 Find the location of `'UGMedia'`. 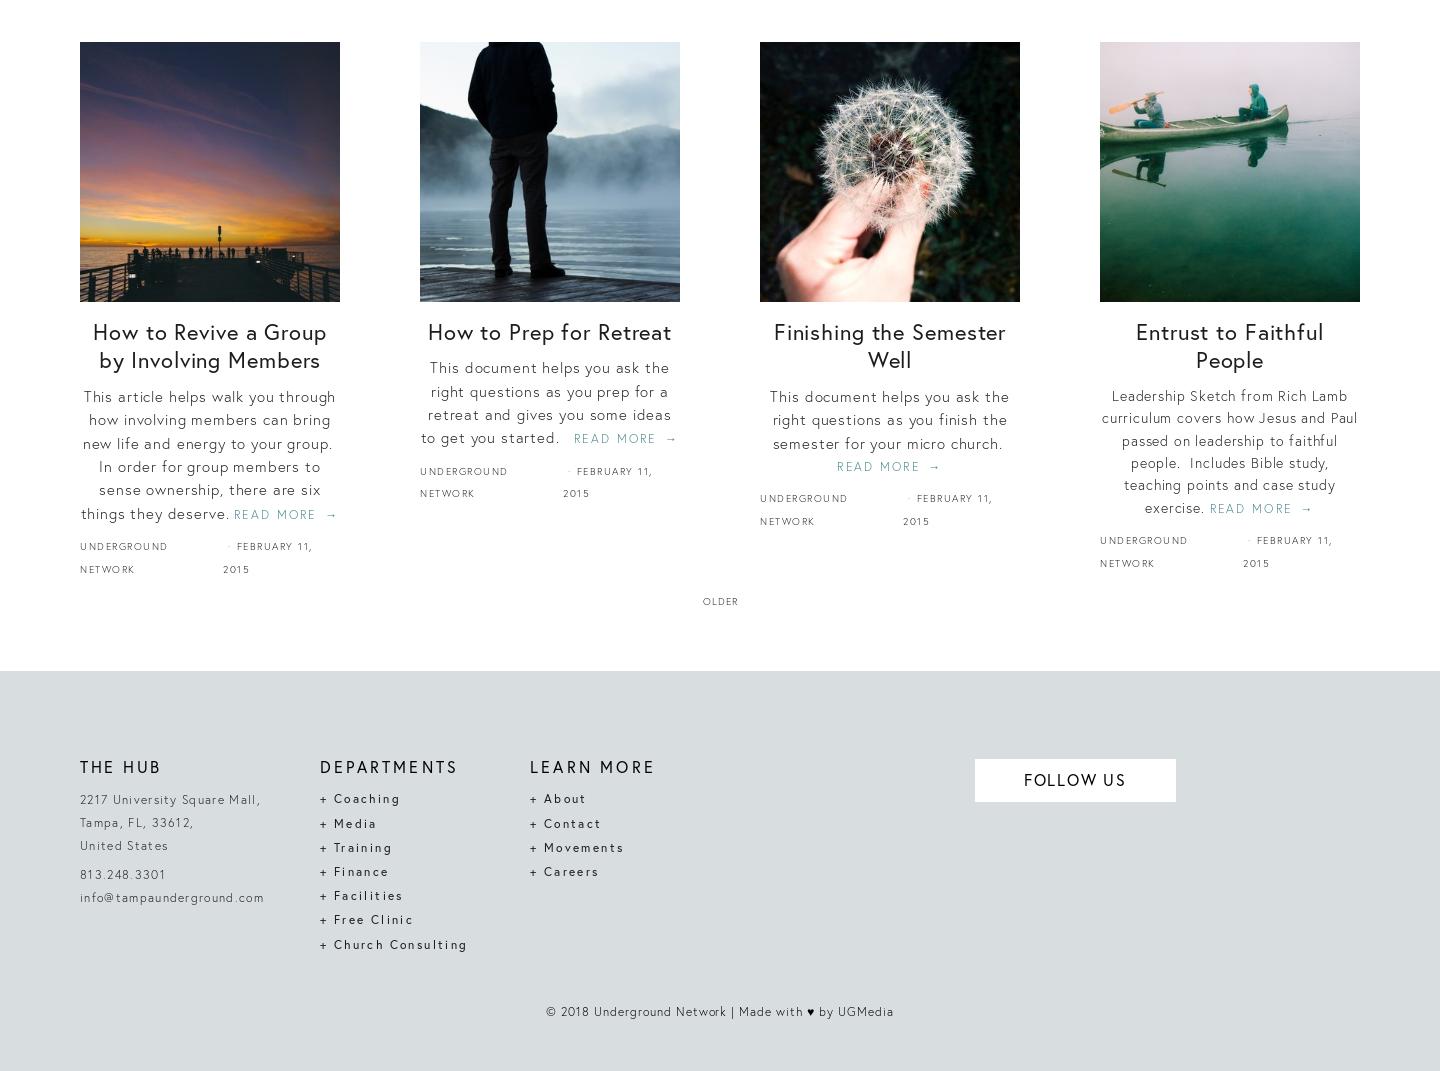

'UGMedia' is located at coordinates (864, 1010).